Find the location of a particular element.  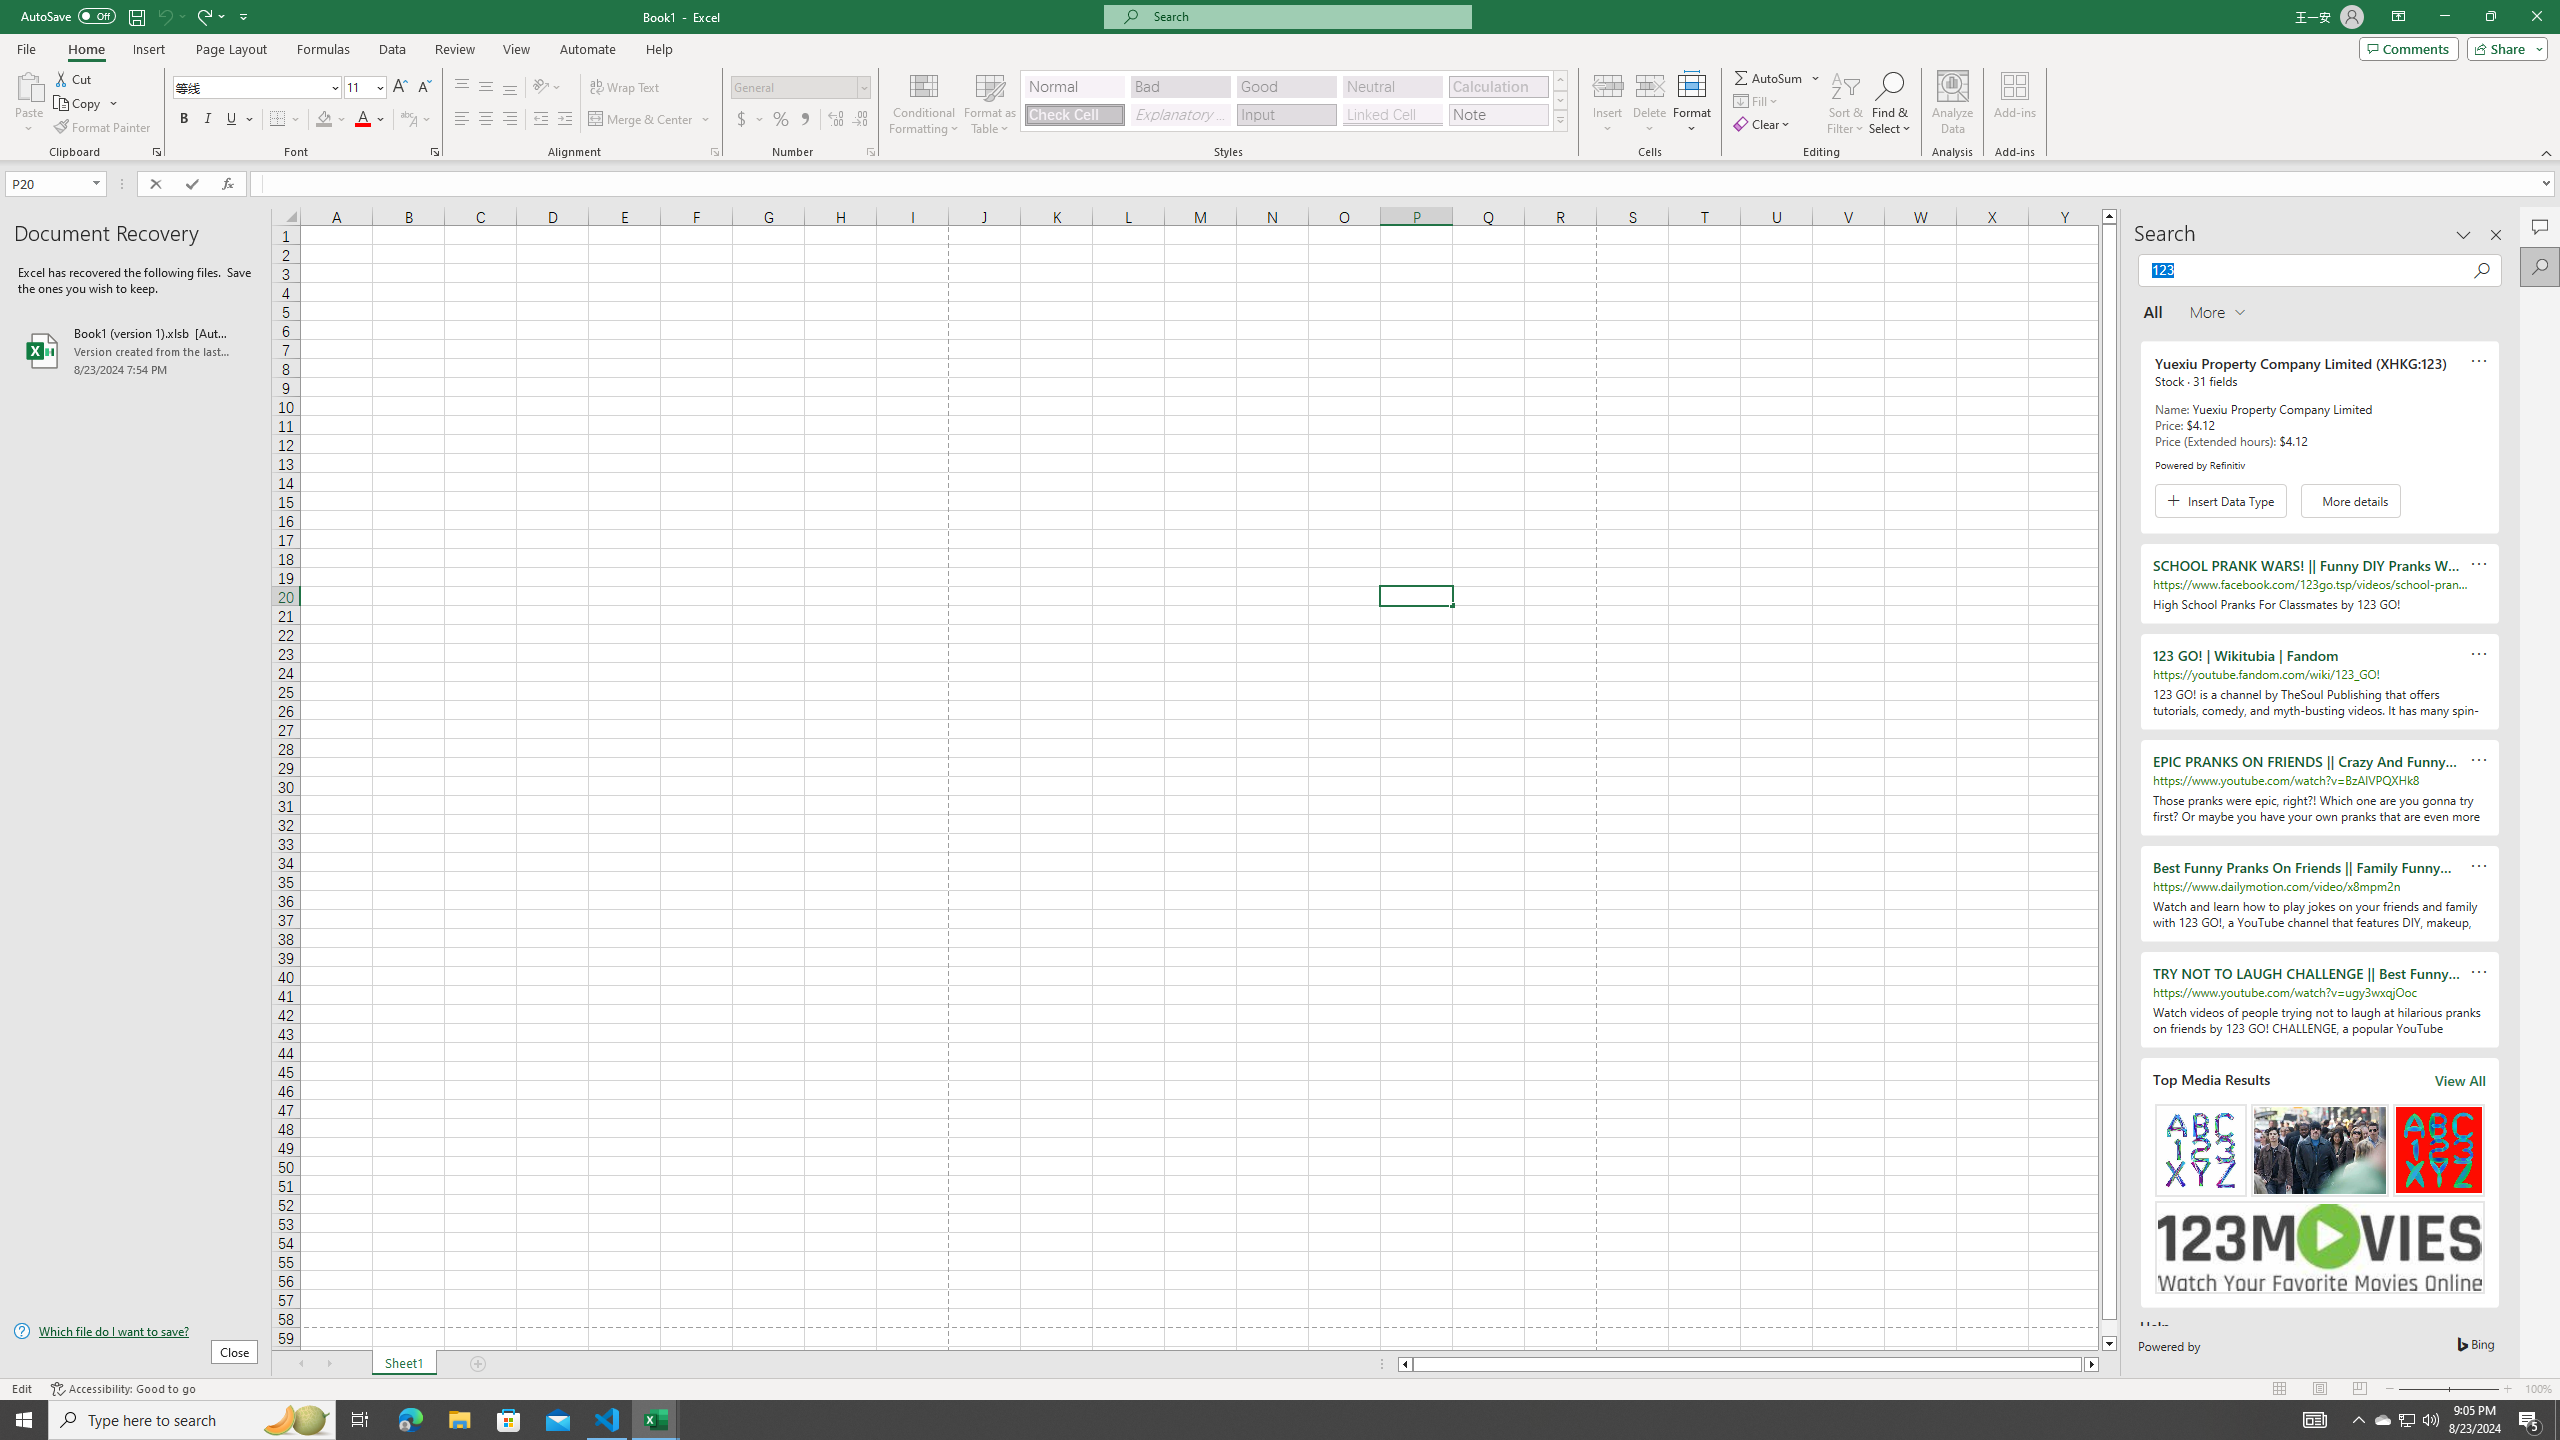

'Formulas' is located at coordinates (325, 49).